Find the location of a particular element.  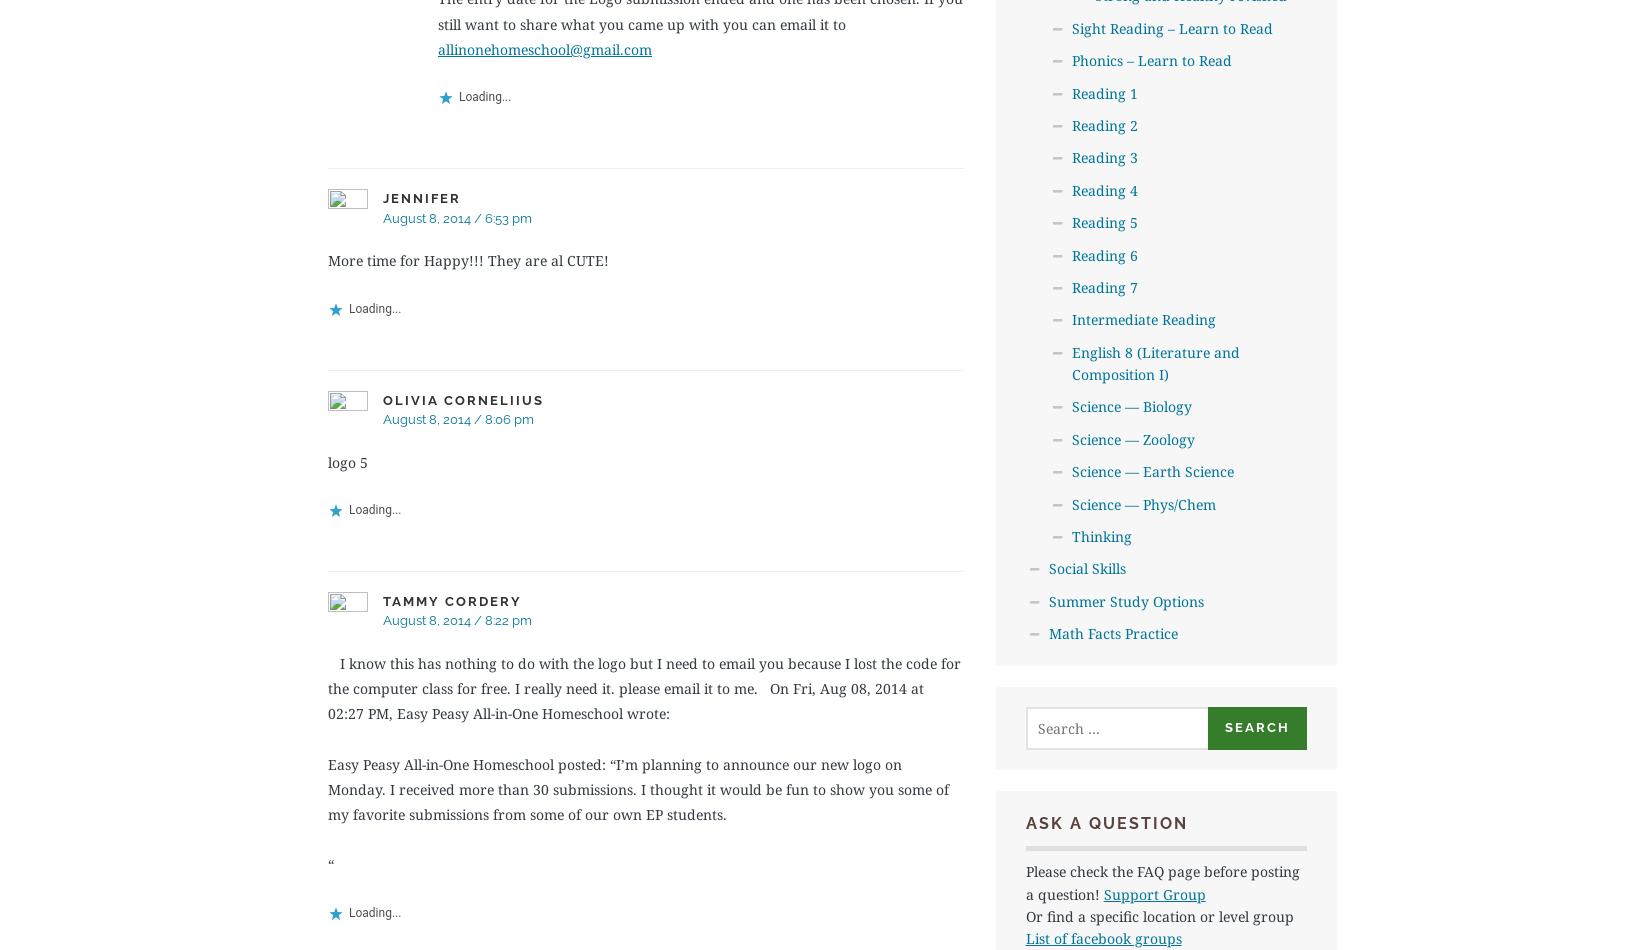

'Summer Study Options' is located at coordinates (1048, 600).